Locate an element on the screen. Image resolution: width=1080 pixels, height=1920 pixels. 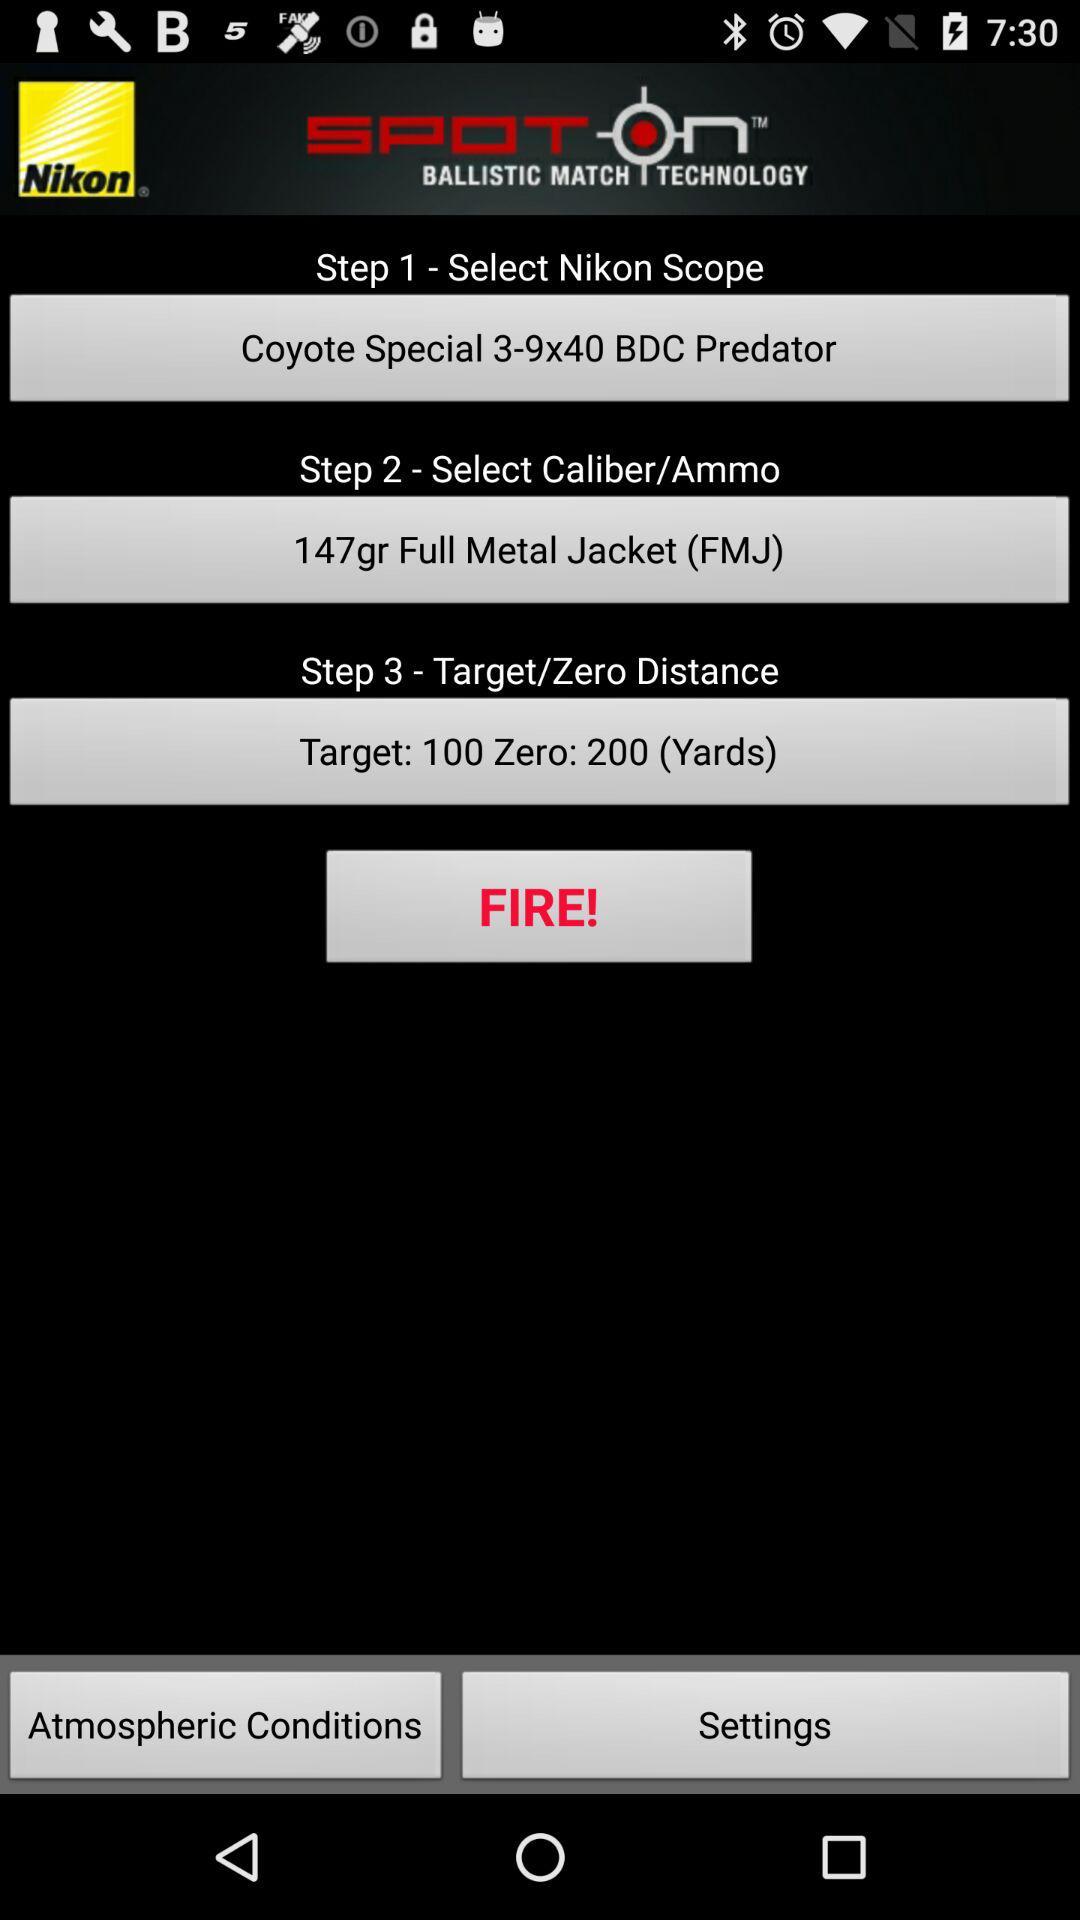
the item to the right of atmospheric conditions item is located at coordinates (765, 1730).